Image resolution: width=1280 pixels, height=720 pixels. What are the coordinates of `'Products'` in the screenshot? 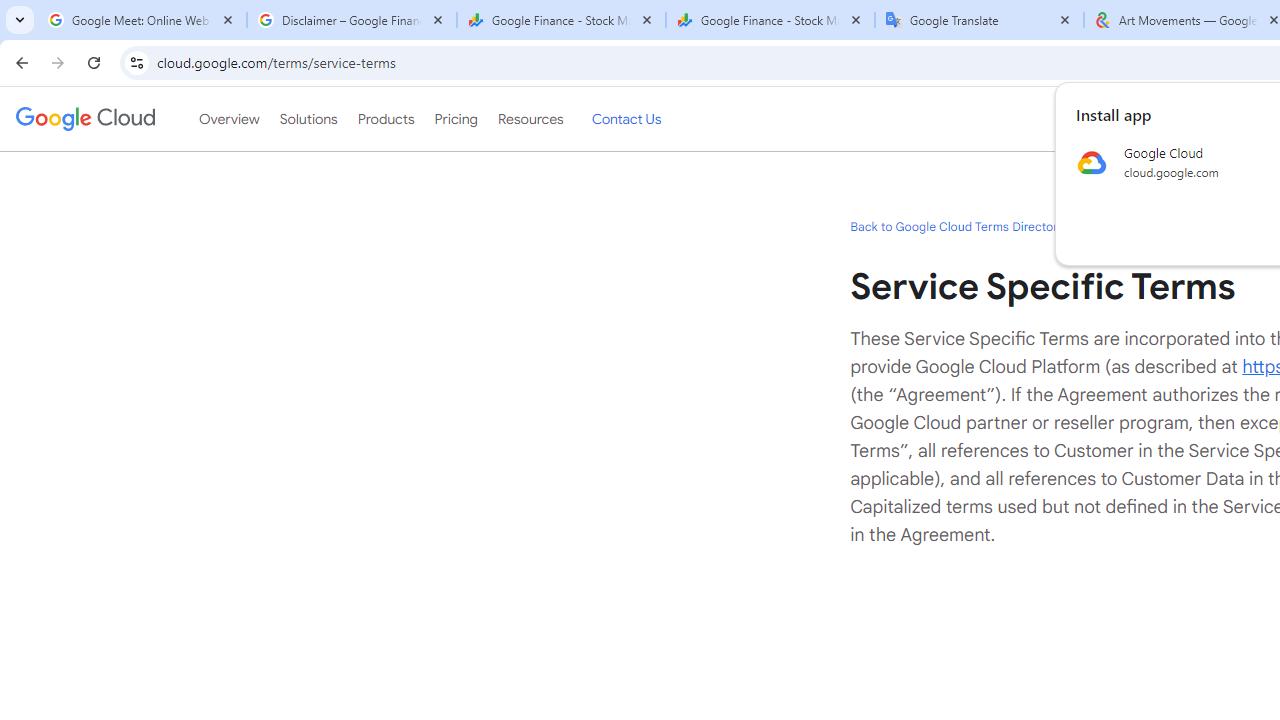 It's located at (385, 119).